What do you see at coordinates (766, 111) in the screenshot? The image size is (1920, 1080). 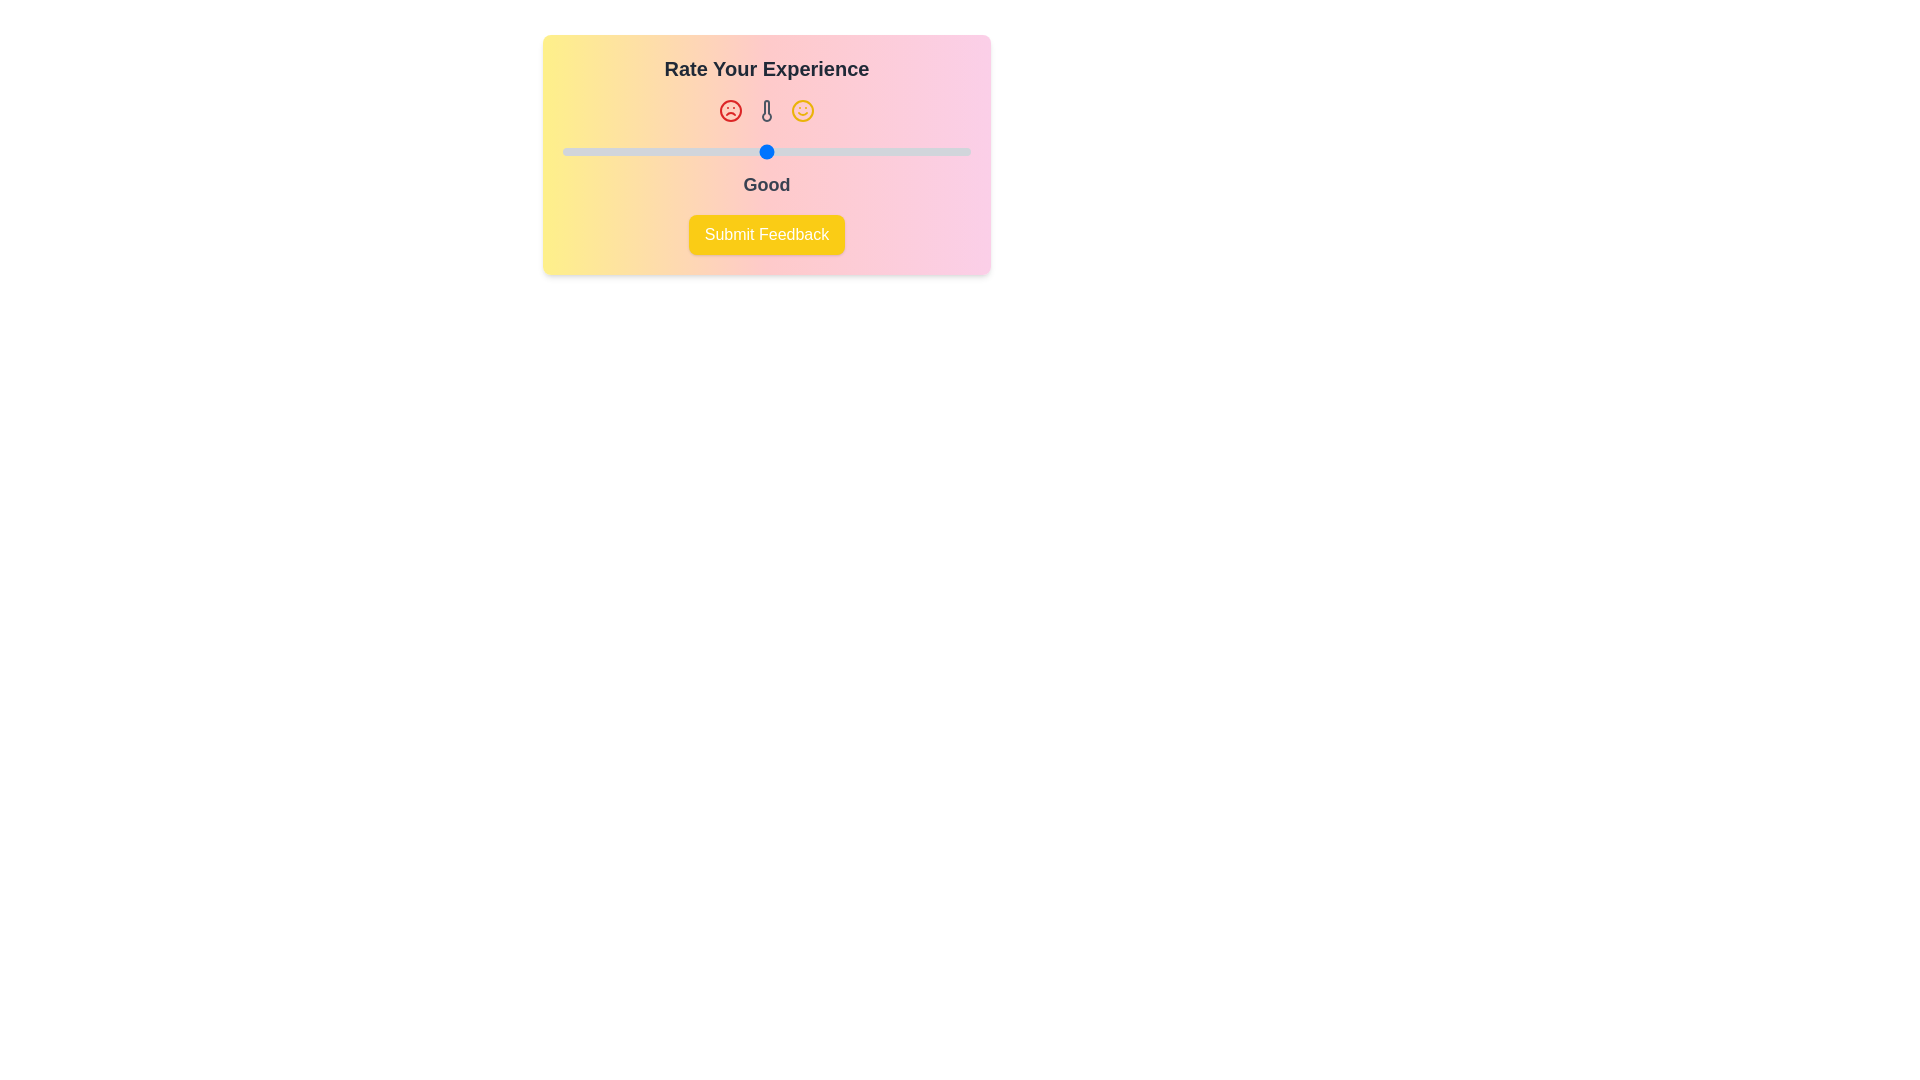 I see `the Thermometer icon to observe its state` at bounding box center [766, 111].